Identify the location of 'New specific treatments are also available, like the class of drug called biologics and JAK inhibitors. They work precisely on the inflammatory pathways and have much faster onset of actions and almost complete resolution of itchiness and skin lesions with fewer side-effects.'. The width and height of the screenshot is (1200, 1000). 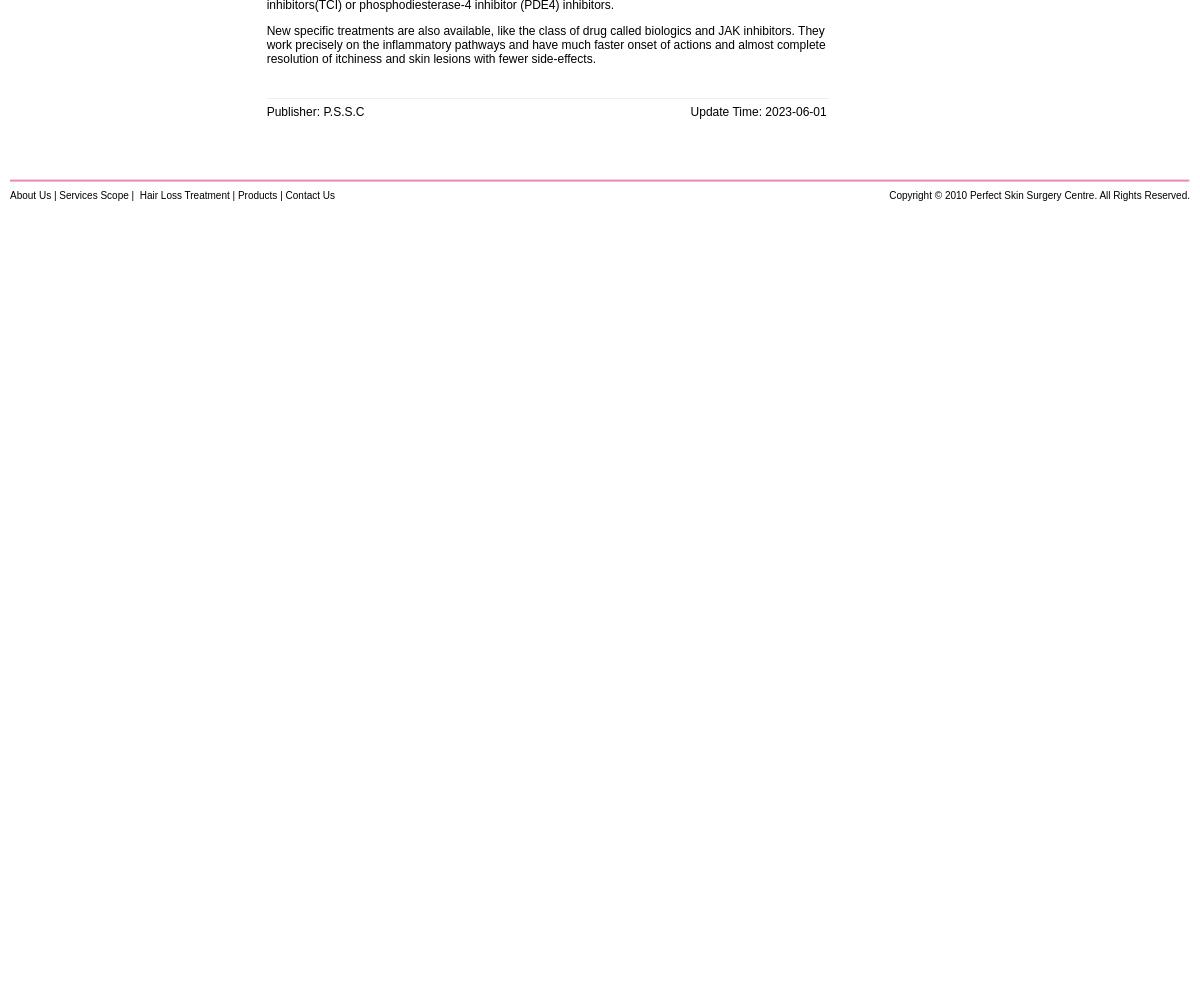
(265, 45).